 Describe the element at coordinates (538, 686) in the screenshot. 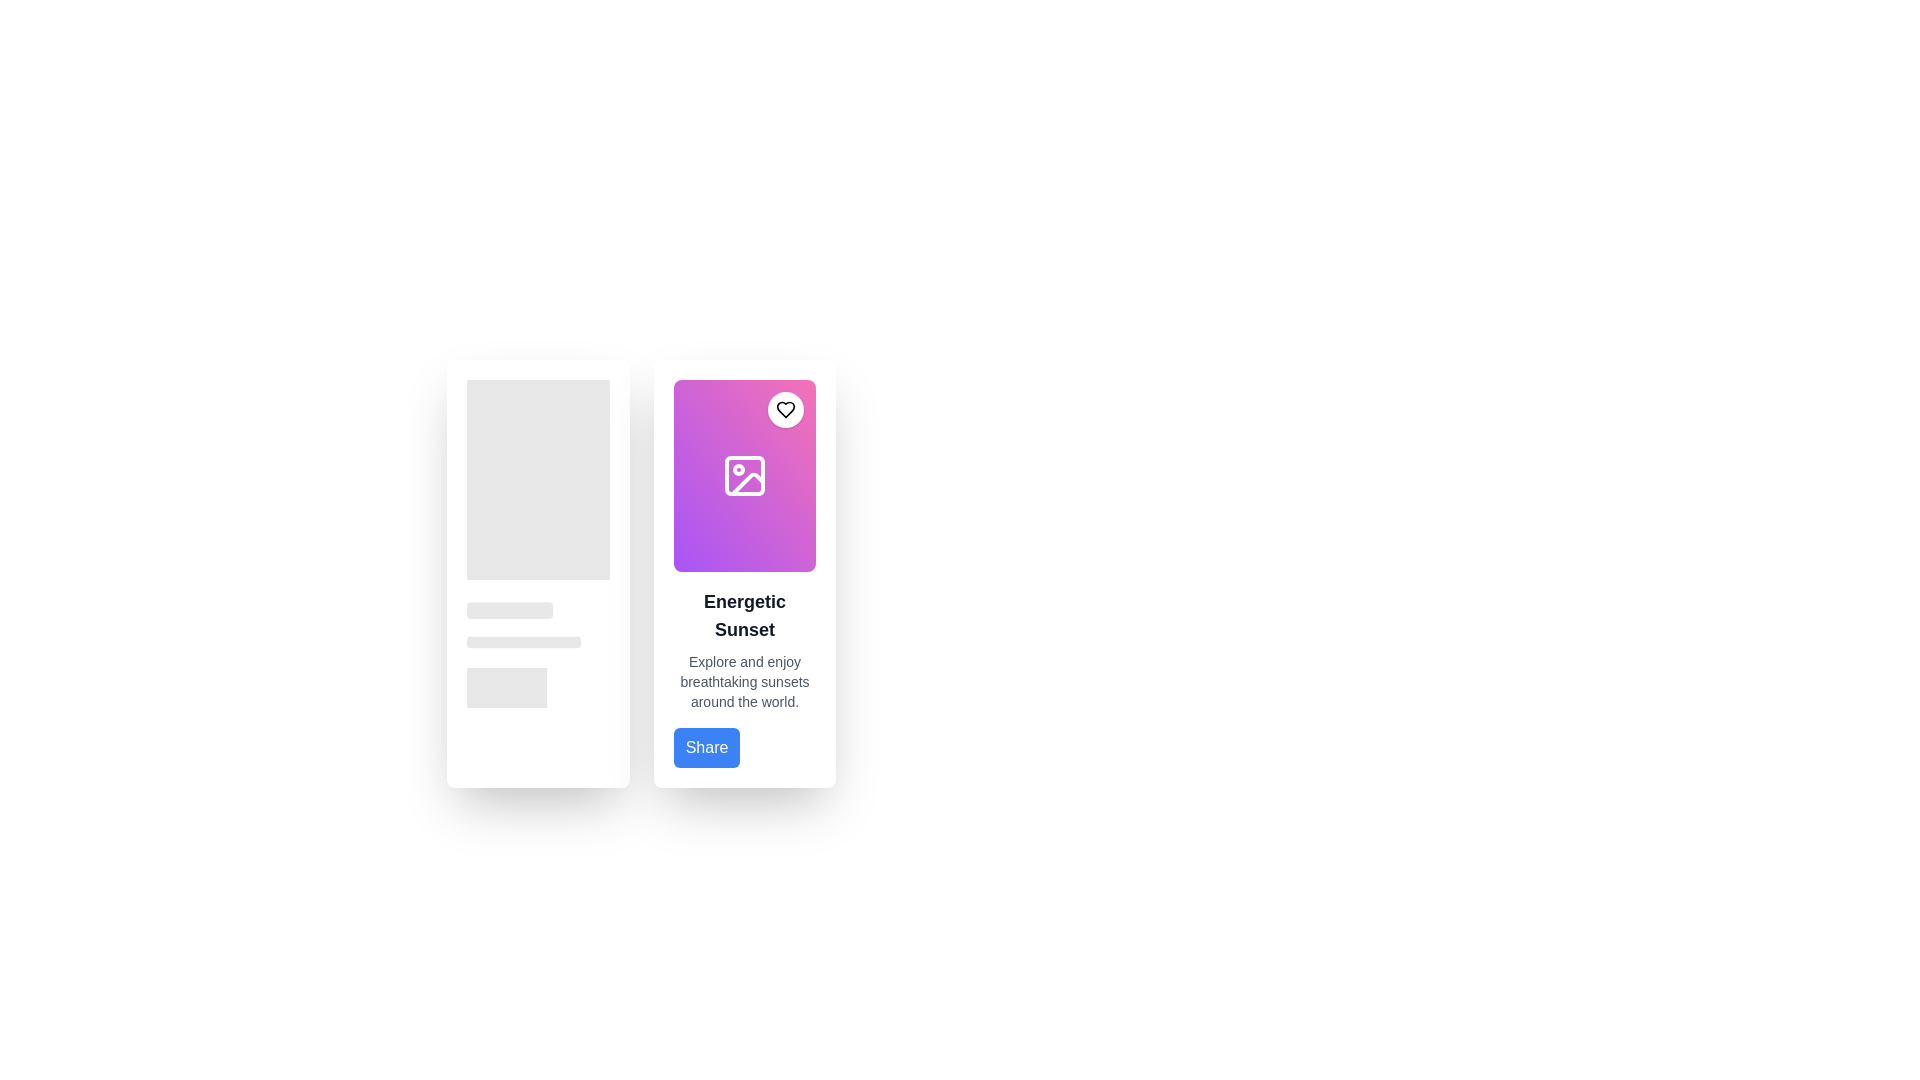

I see `the skeleton loader placeholder component located at the bottom center of the left card, which represents a UI component that will be displayed once fully loaded` at that location.